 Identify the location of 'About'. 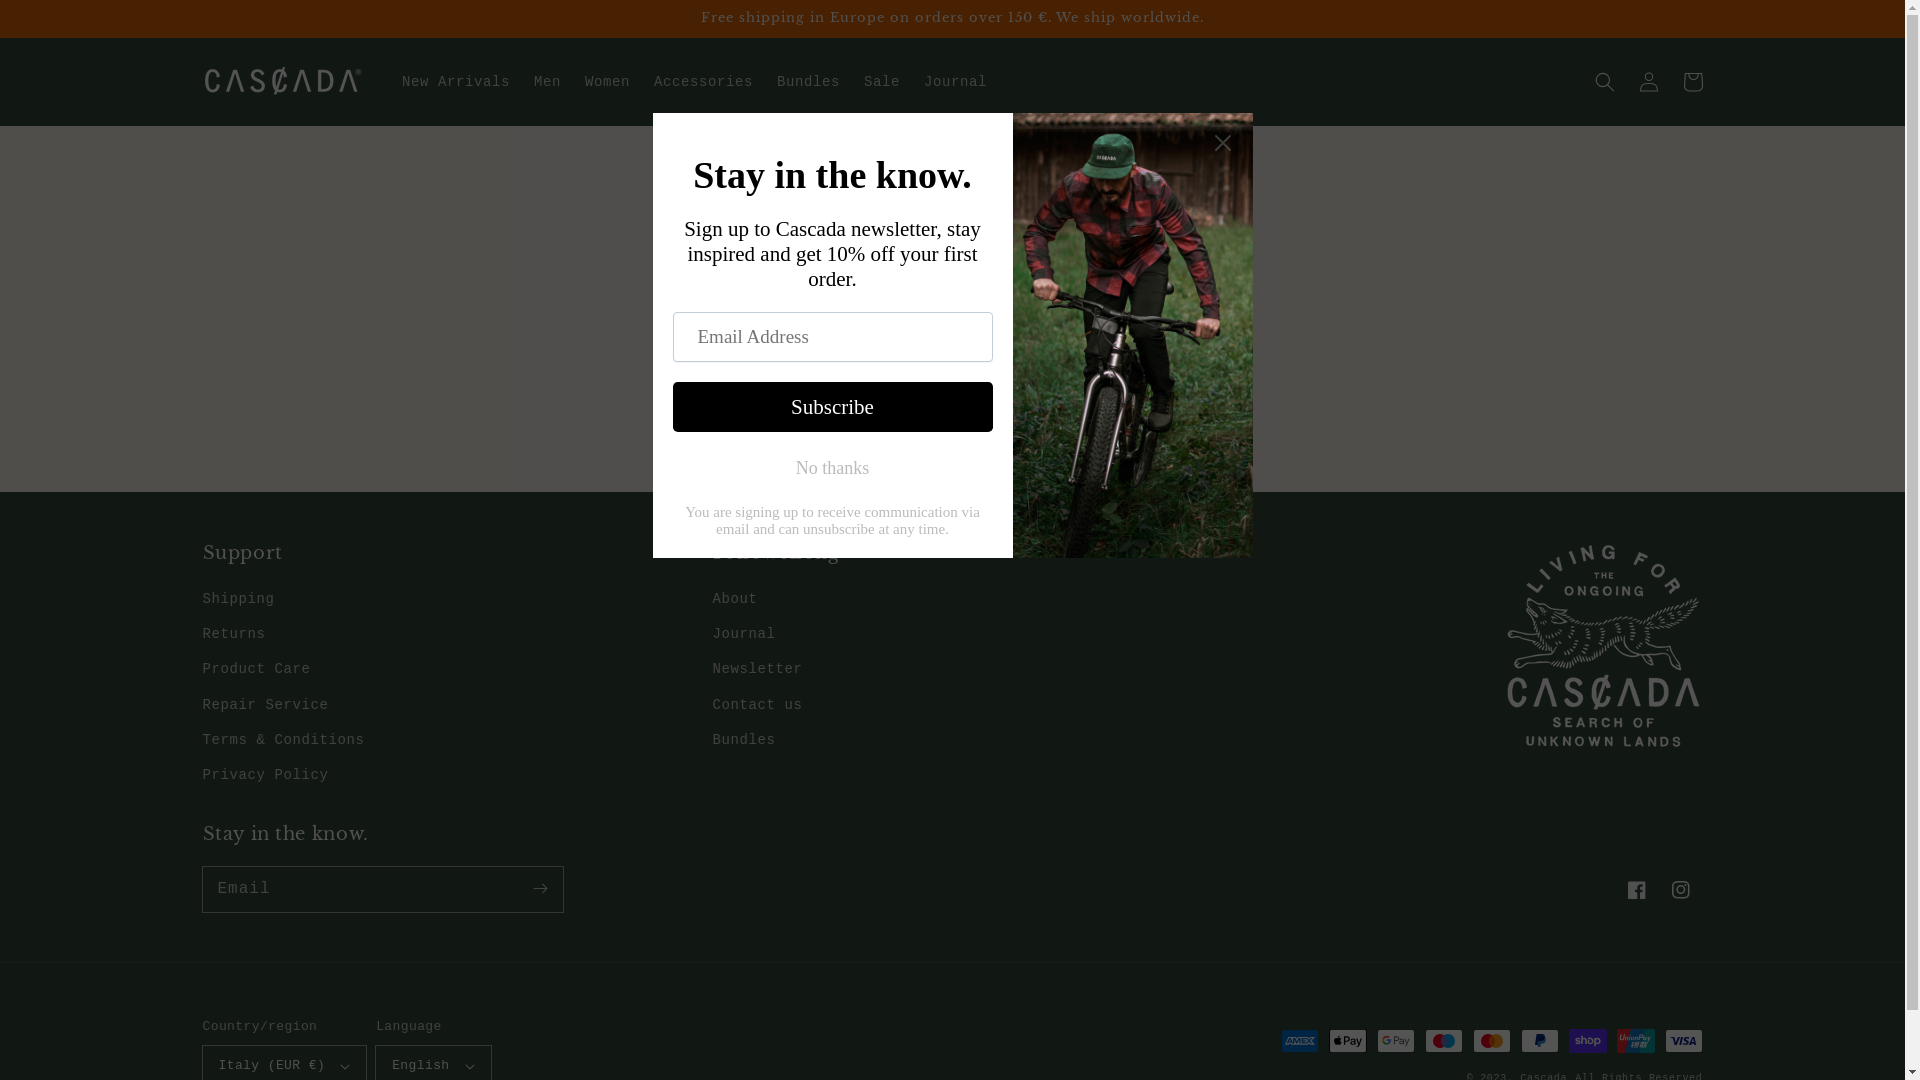
(733, 600).